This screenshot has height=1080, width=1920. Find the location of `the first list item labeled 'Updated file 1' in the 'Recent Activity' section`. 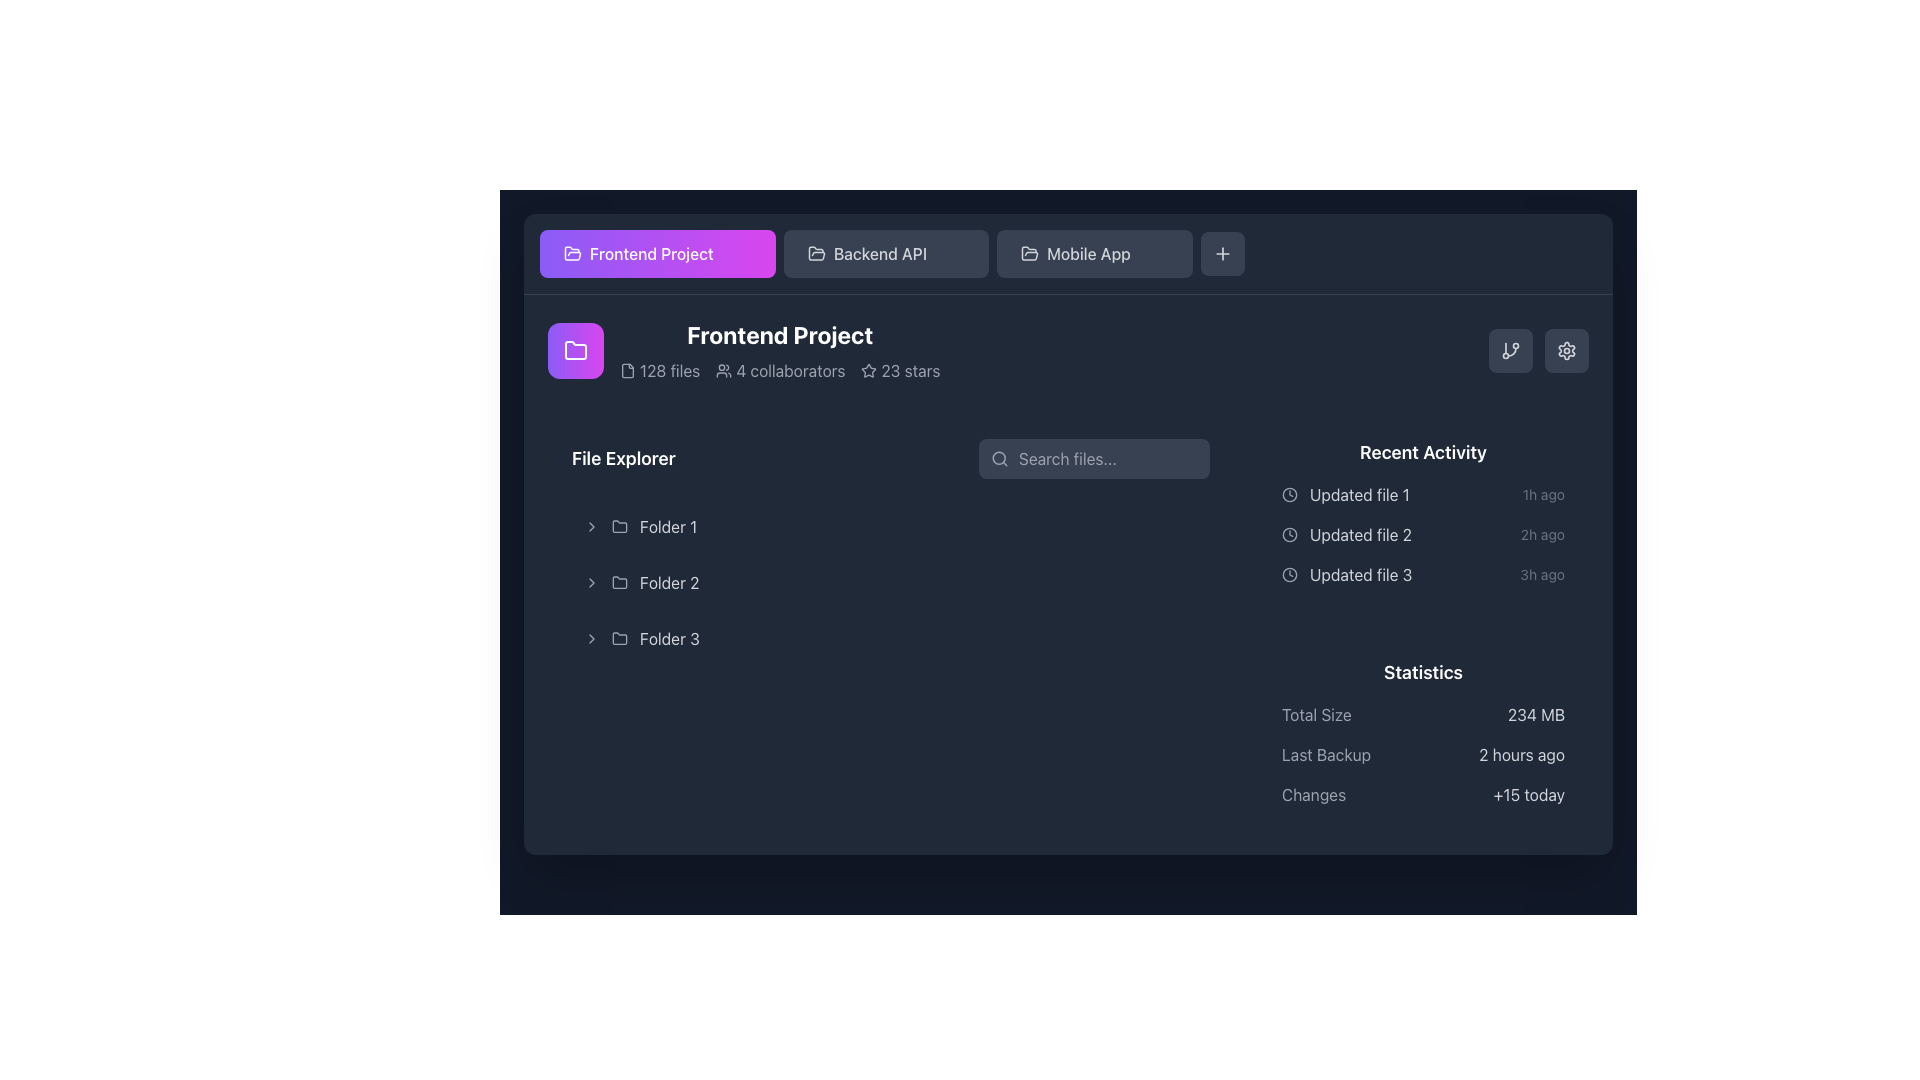

the first list item labeled 'Updated file 1' in the 'Recent Activity' section is located at coordinates (1422, 494).